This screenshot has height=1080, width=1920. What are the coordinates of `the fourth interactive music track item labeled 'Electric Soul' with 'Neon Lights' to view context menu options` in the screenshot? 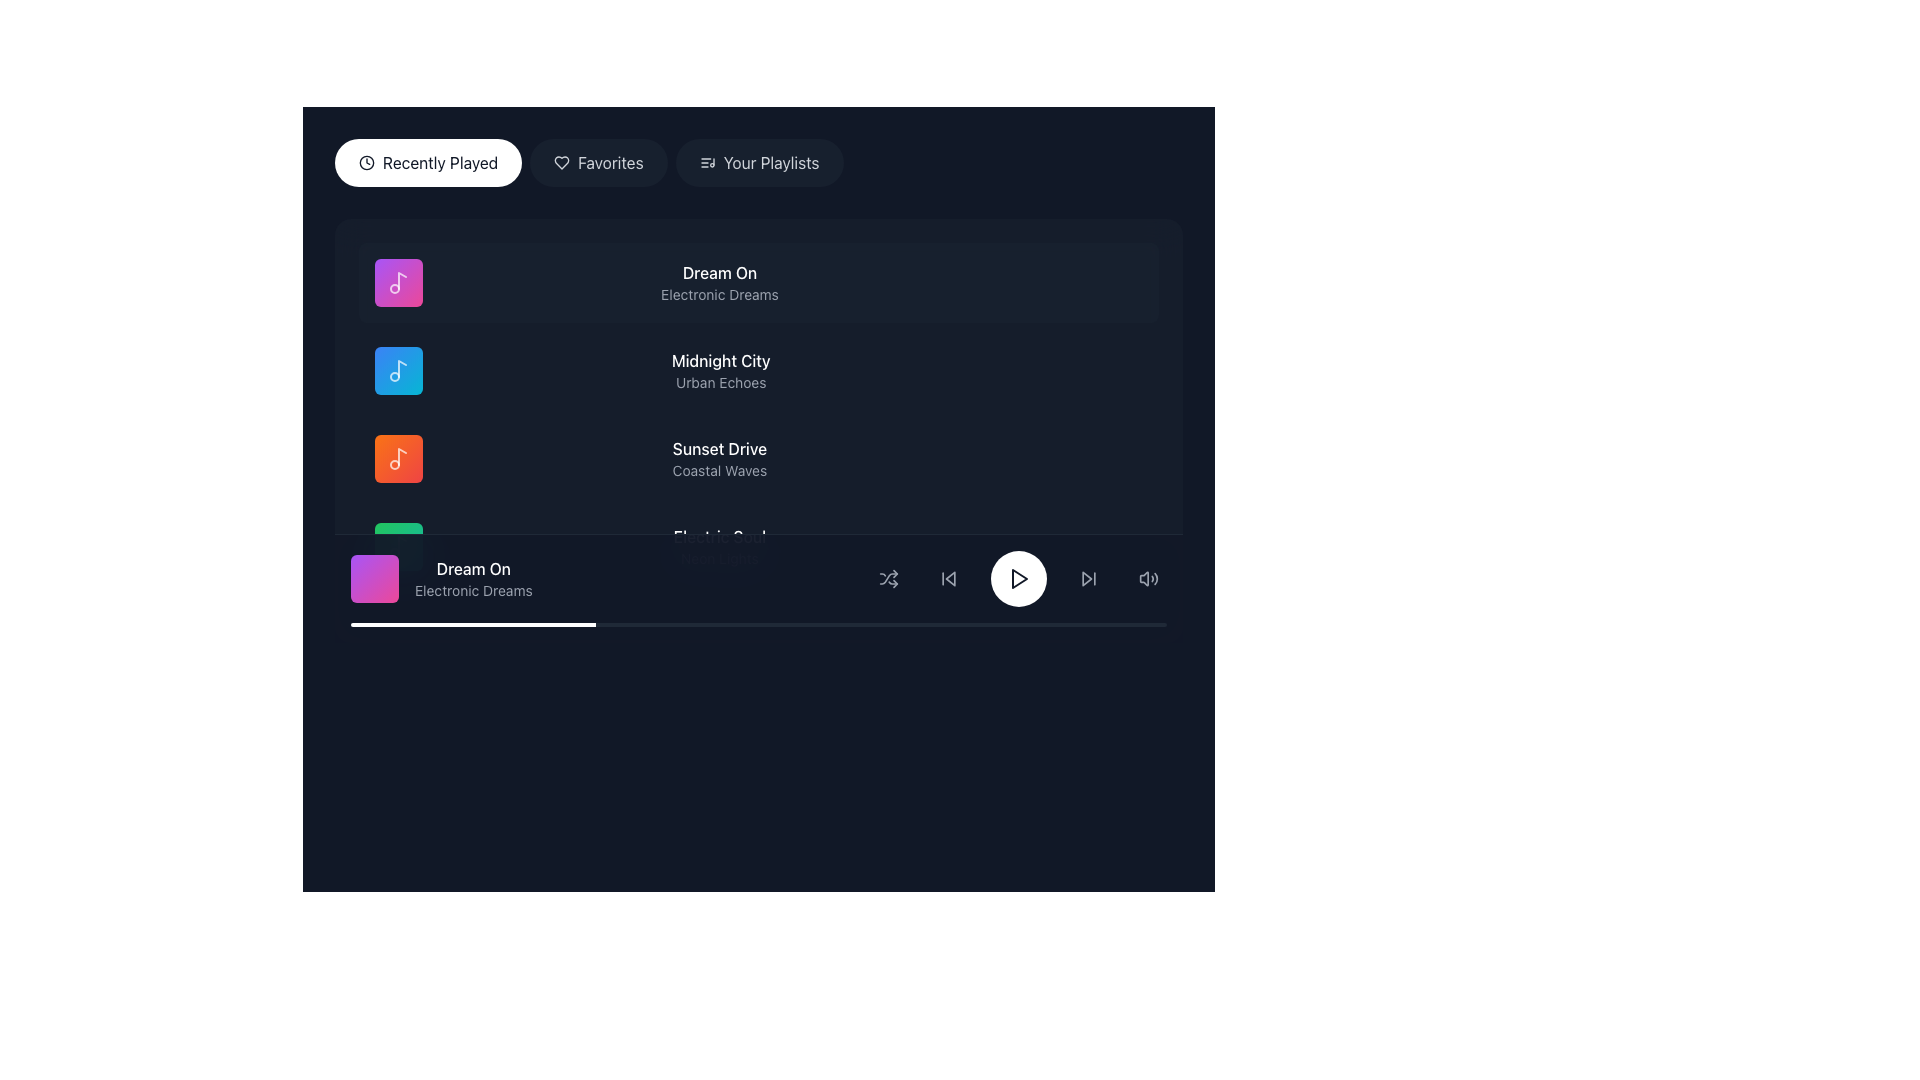 It's located at (757, 547).